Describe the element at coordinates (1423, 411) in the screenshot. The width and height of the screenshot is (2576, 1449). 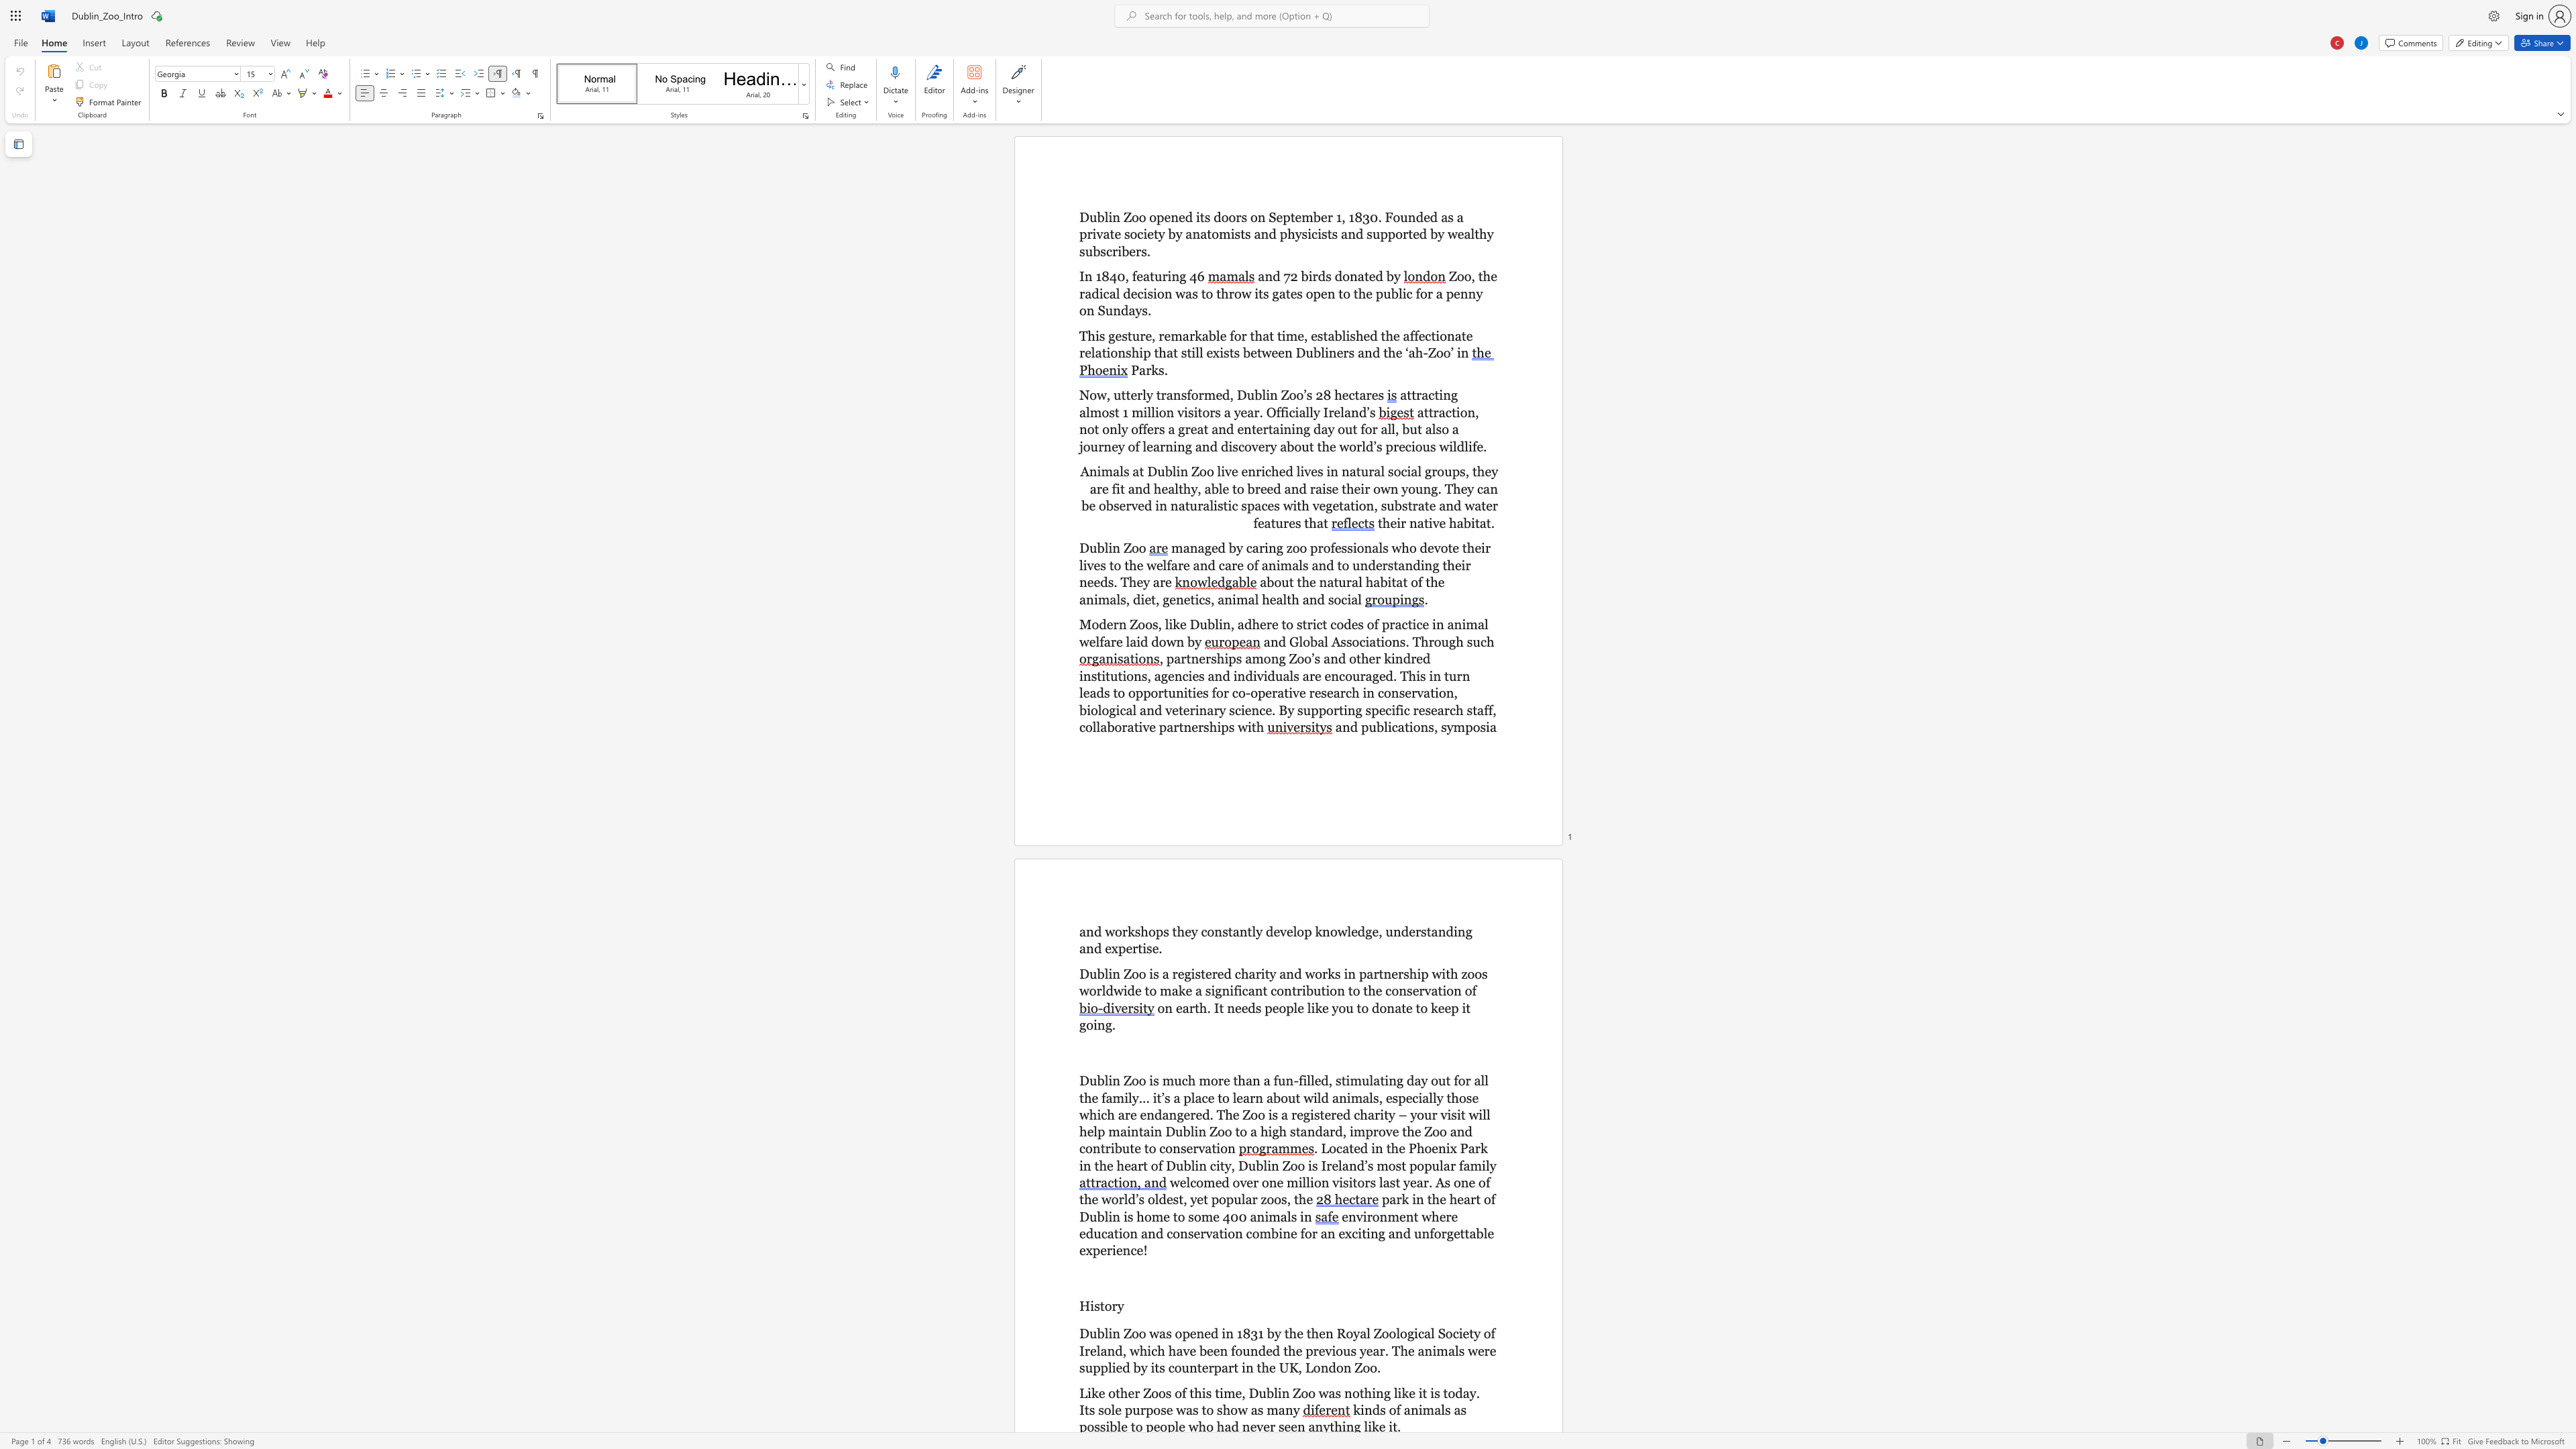
I see `the subset text "ttr" within the text "attraction, not only"` at that location.